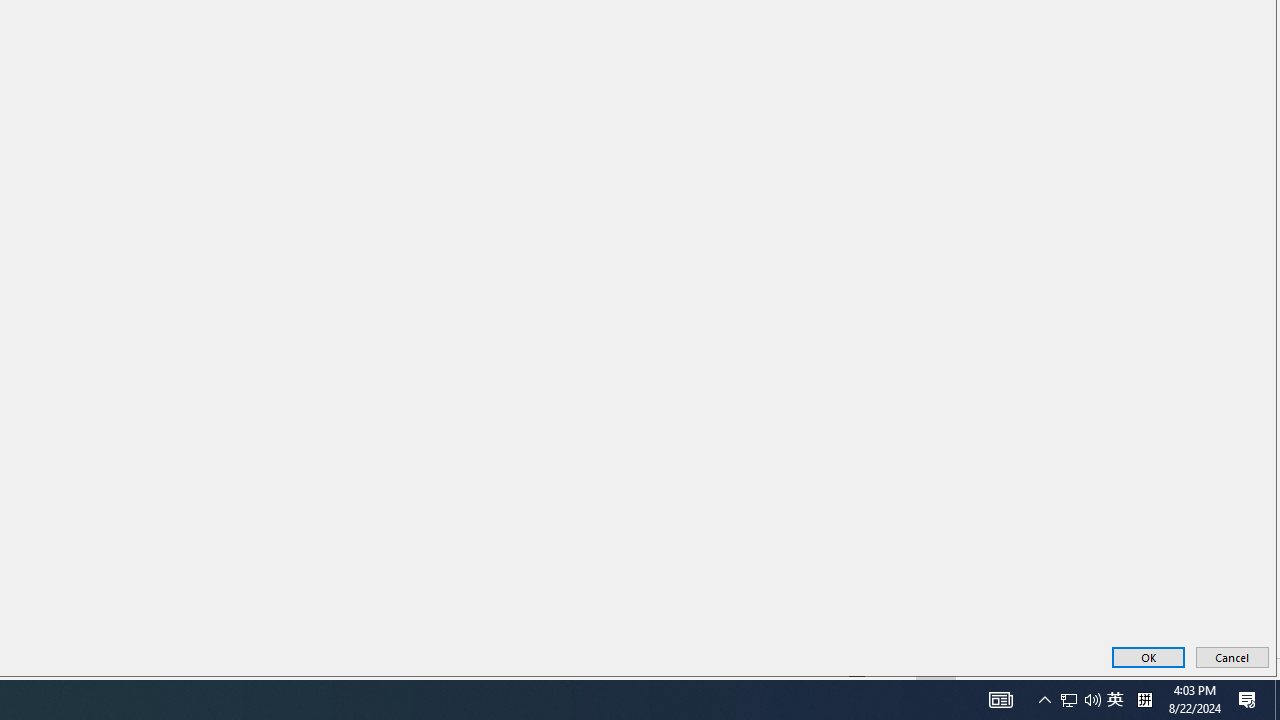 Image resolution: width=1280 pixels, height=720 pixels. What do you see at coordinates (1148, 657) in the screenshot?
I see `'OK'` at bounding box center [1148, 657].